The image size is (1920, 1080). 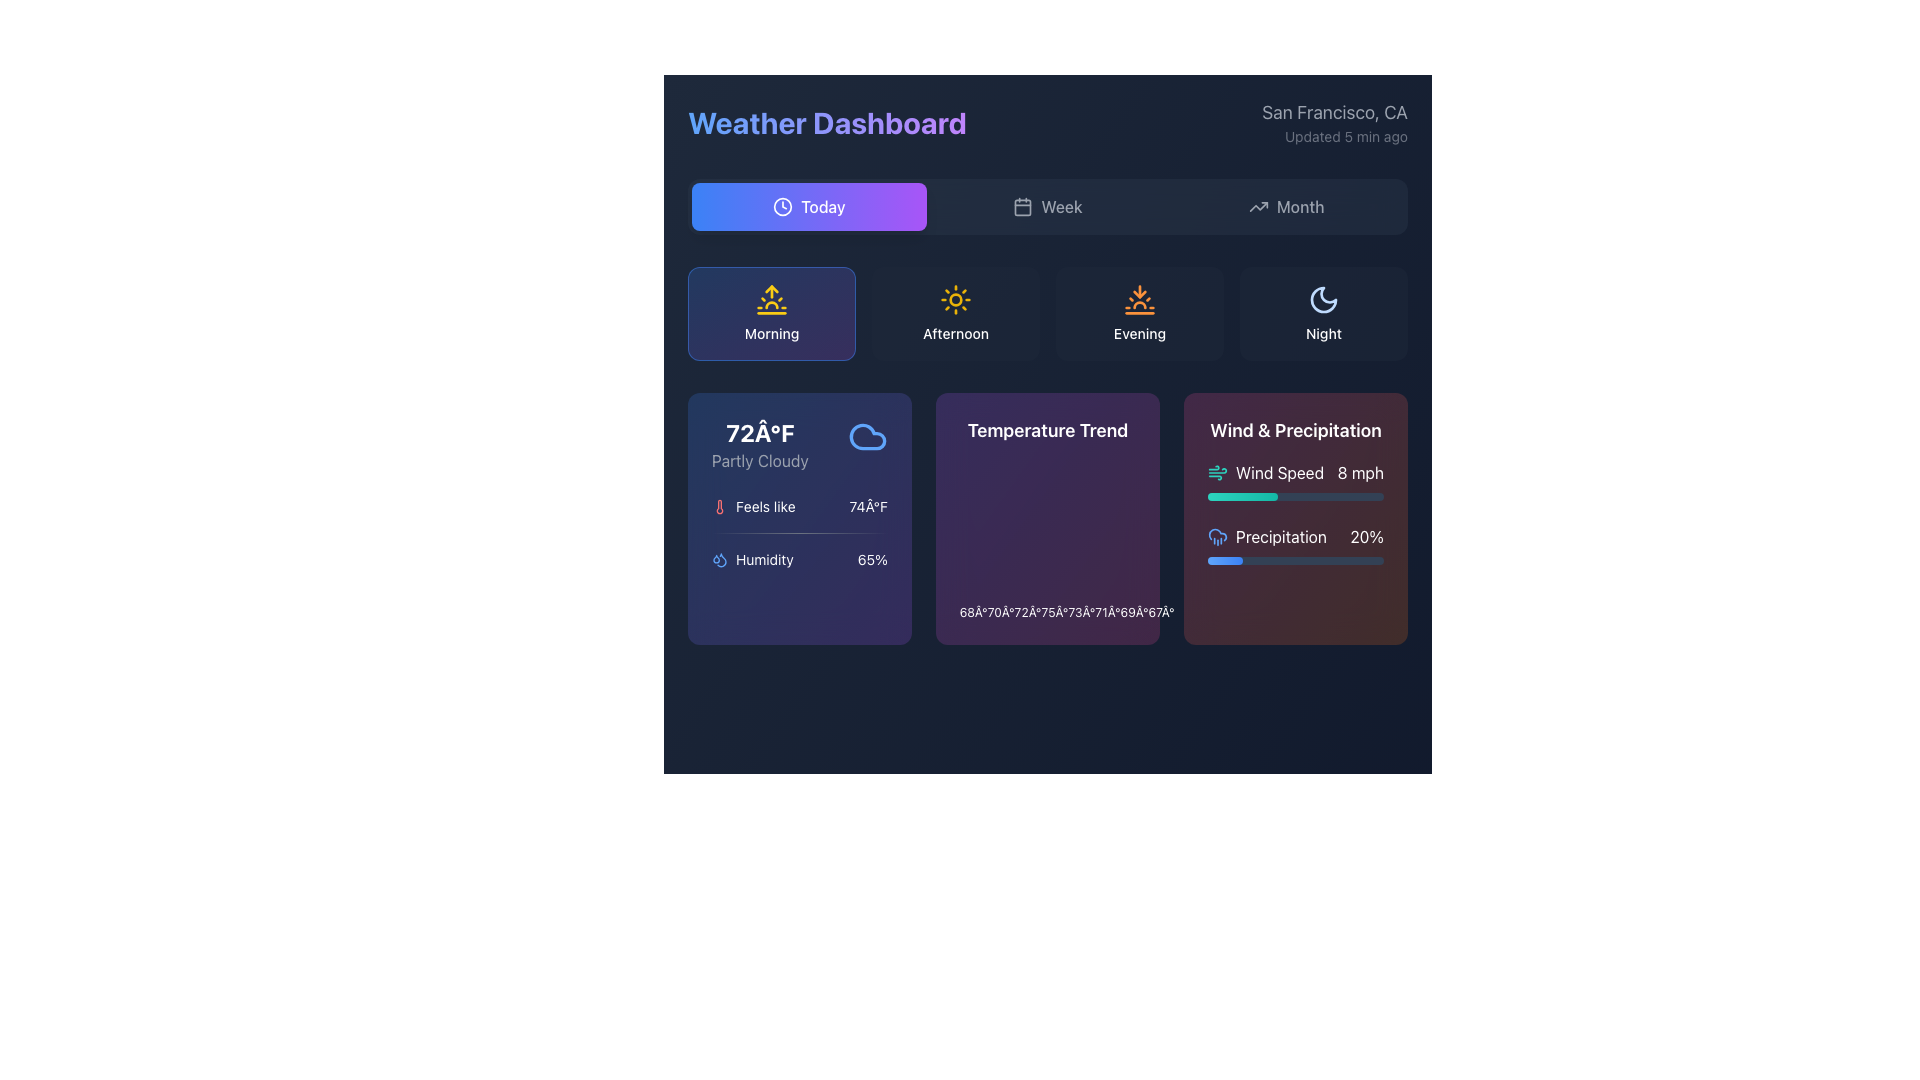 What do you see at coordinates (1296, 512) in the screenshot?
I see `details for the wind speed and precipitation metrics displayed in the lower-right corner of the 'Wind & Precipitation' card, which includes the wind speed icon, label, and value as well as the precipitation icon, label, and value` at bounding box center [1296, 512].